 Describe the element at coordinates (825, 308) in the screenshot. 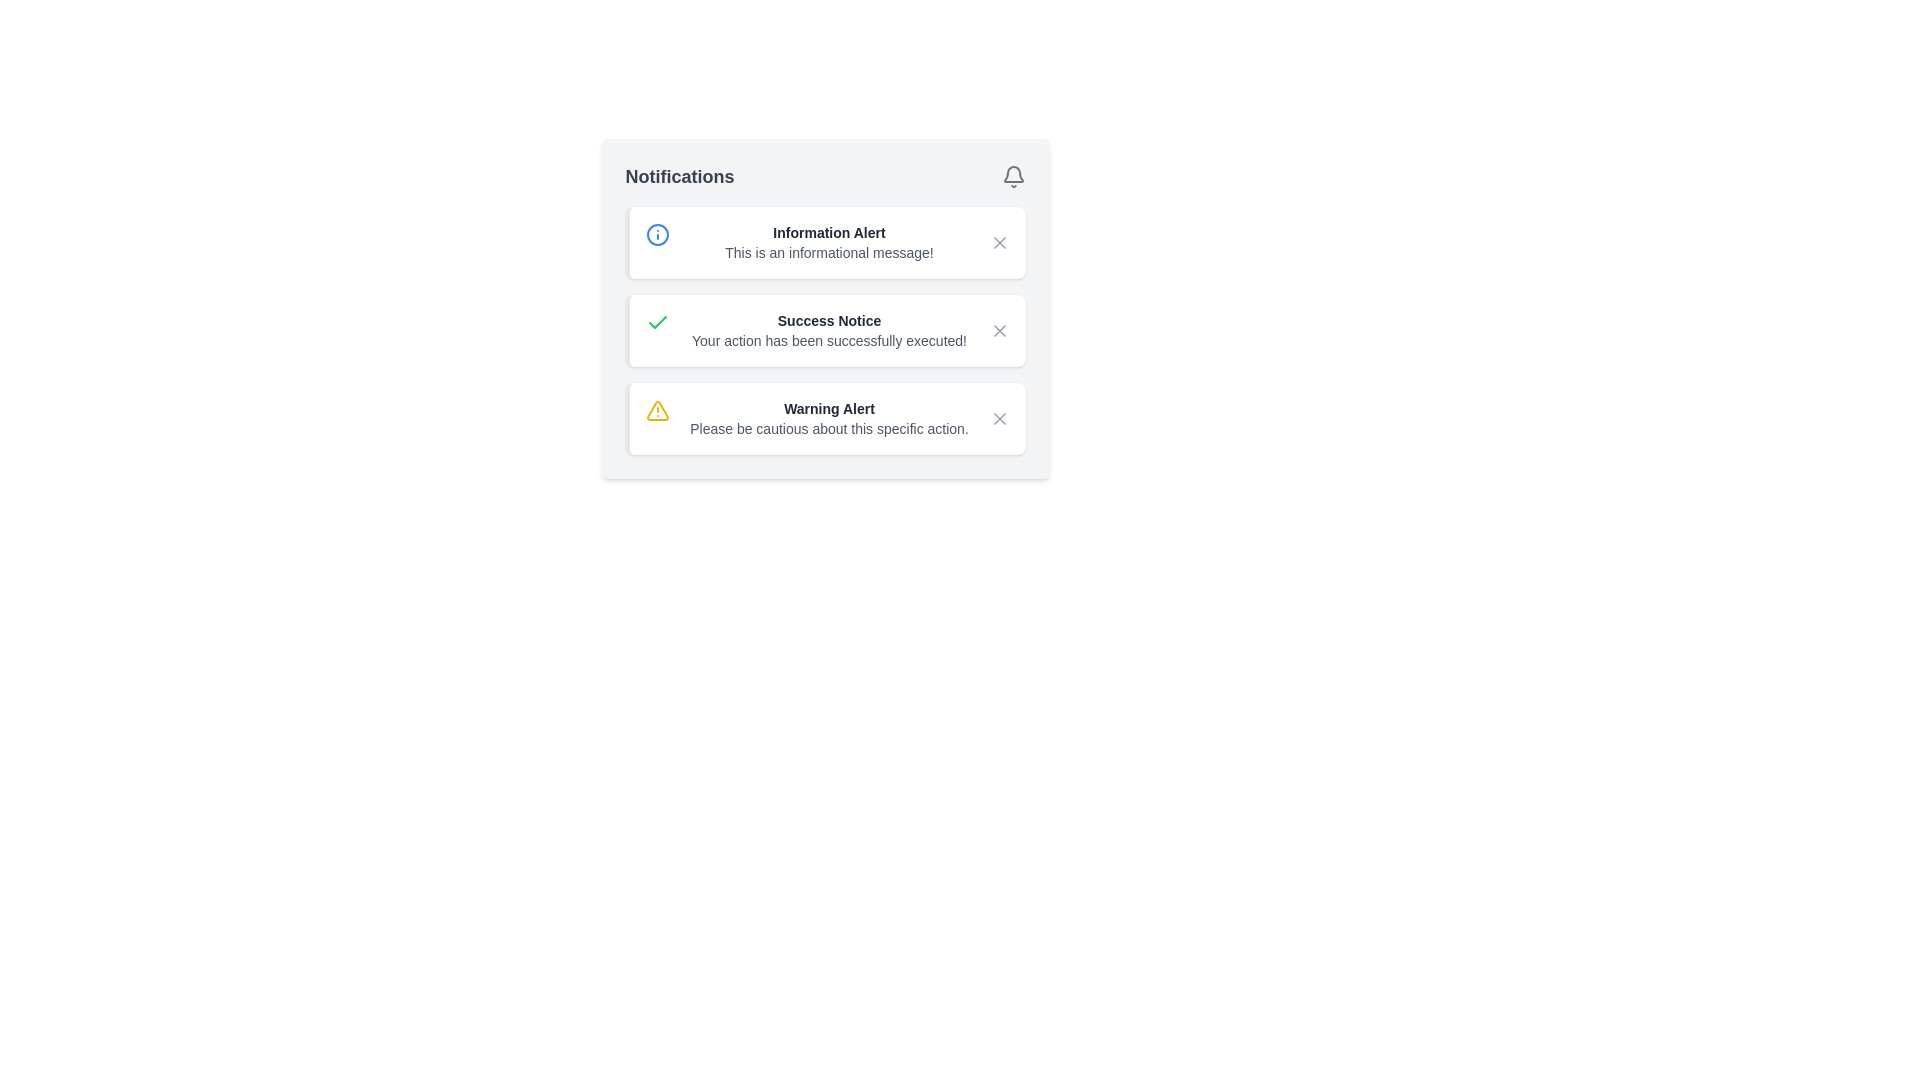

I see `the Notification card that informs the user of a successfully executed action, positioned as the second item in the Notifications list` at that location.